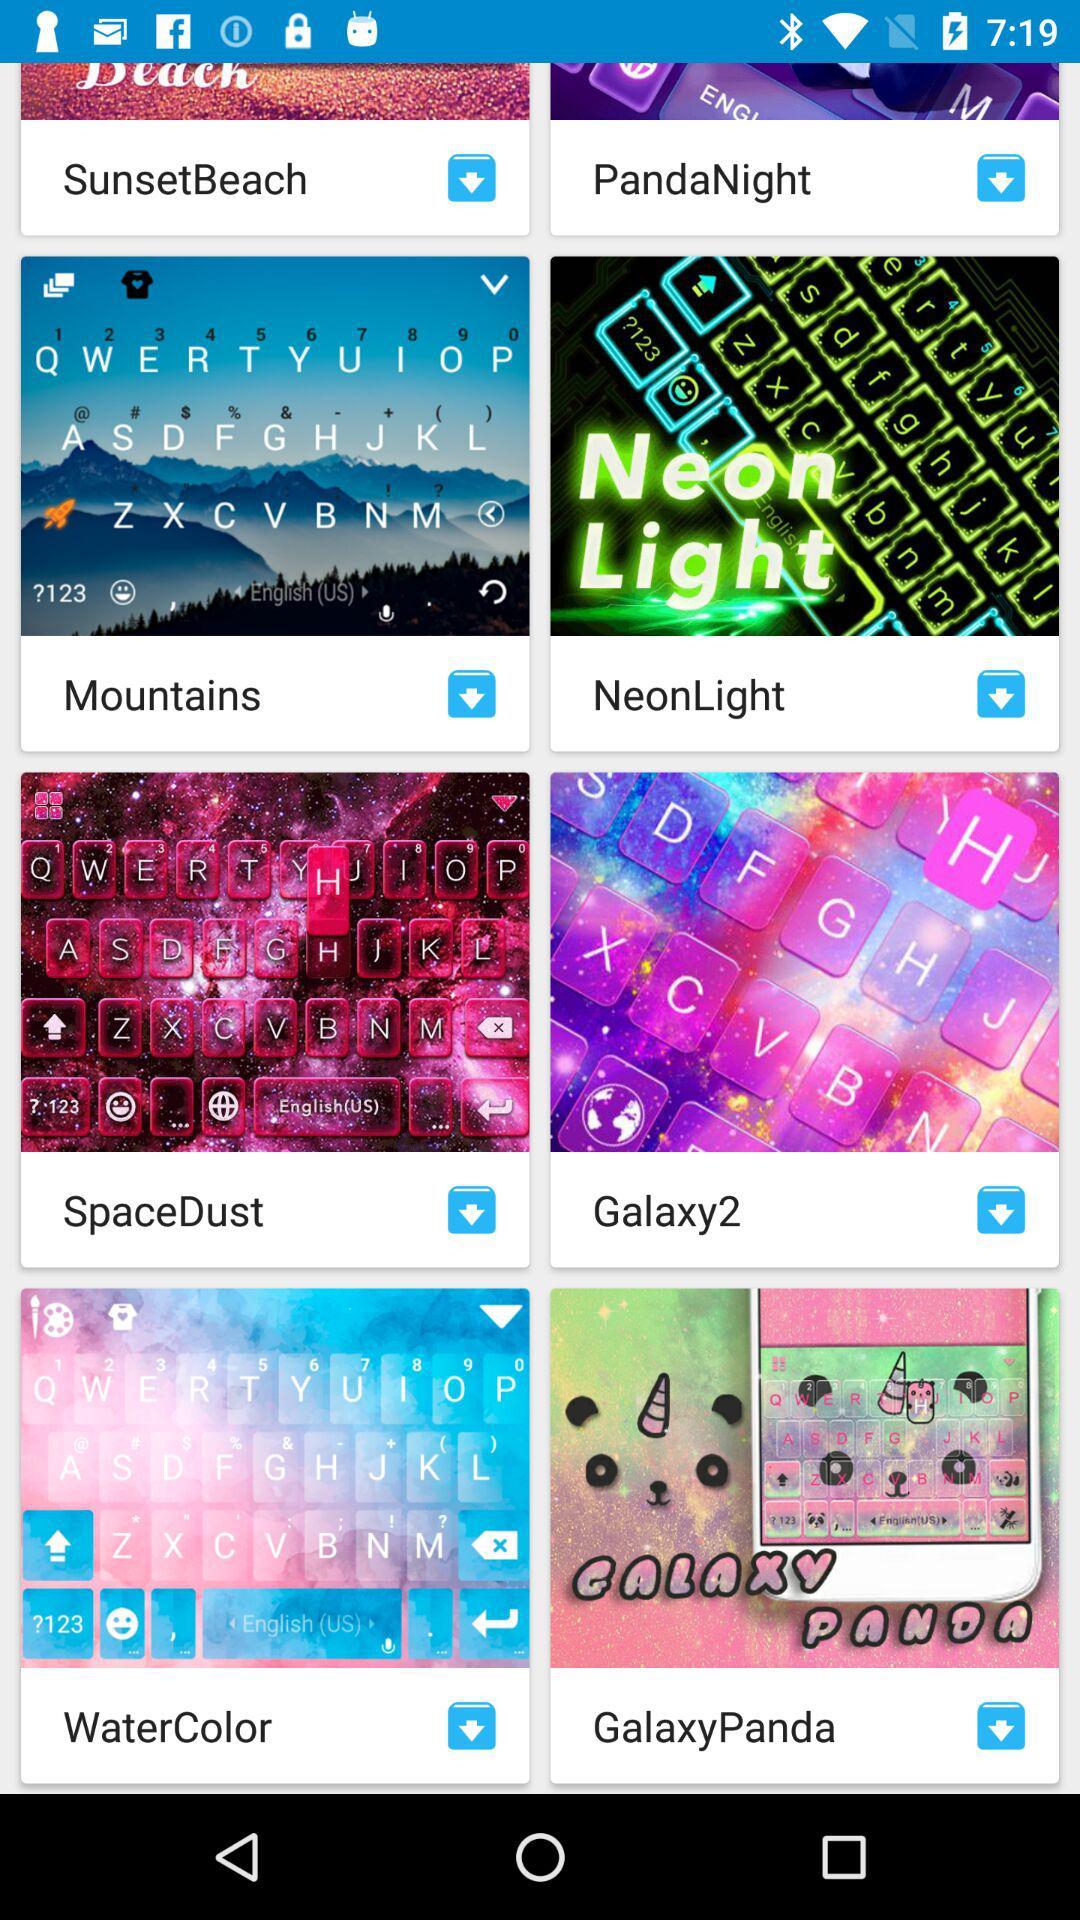 Image resolution: width=1080 pixels, height=1920 pixels. I want to click on download neonlight theme, so click(1001, 693).